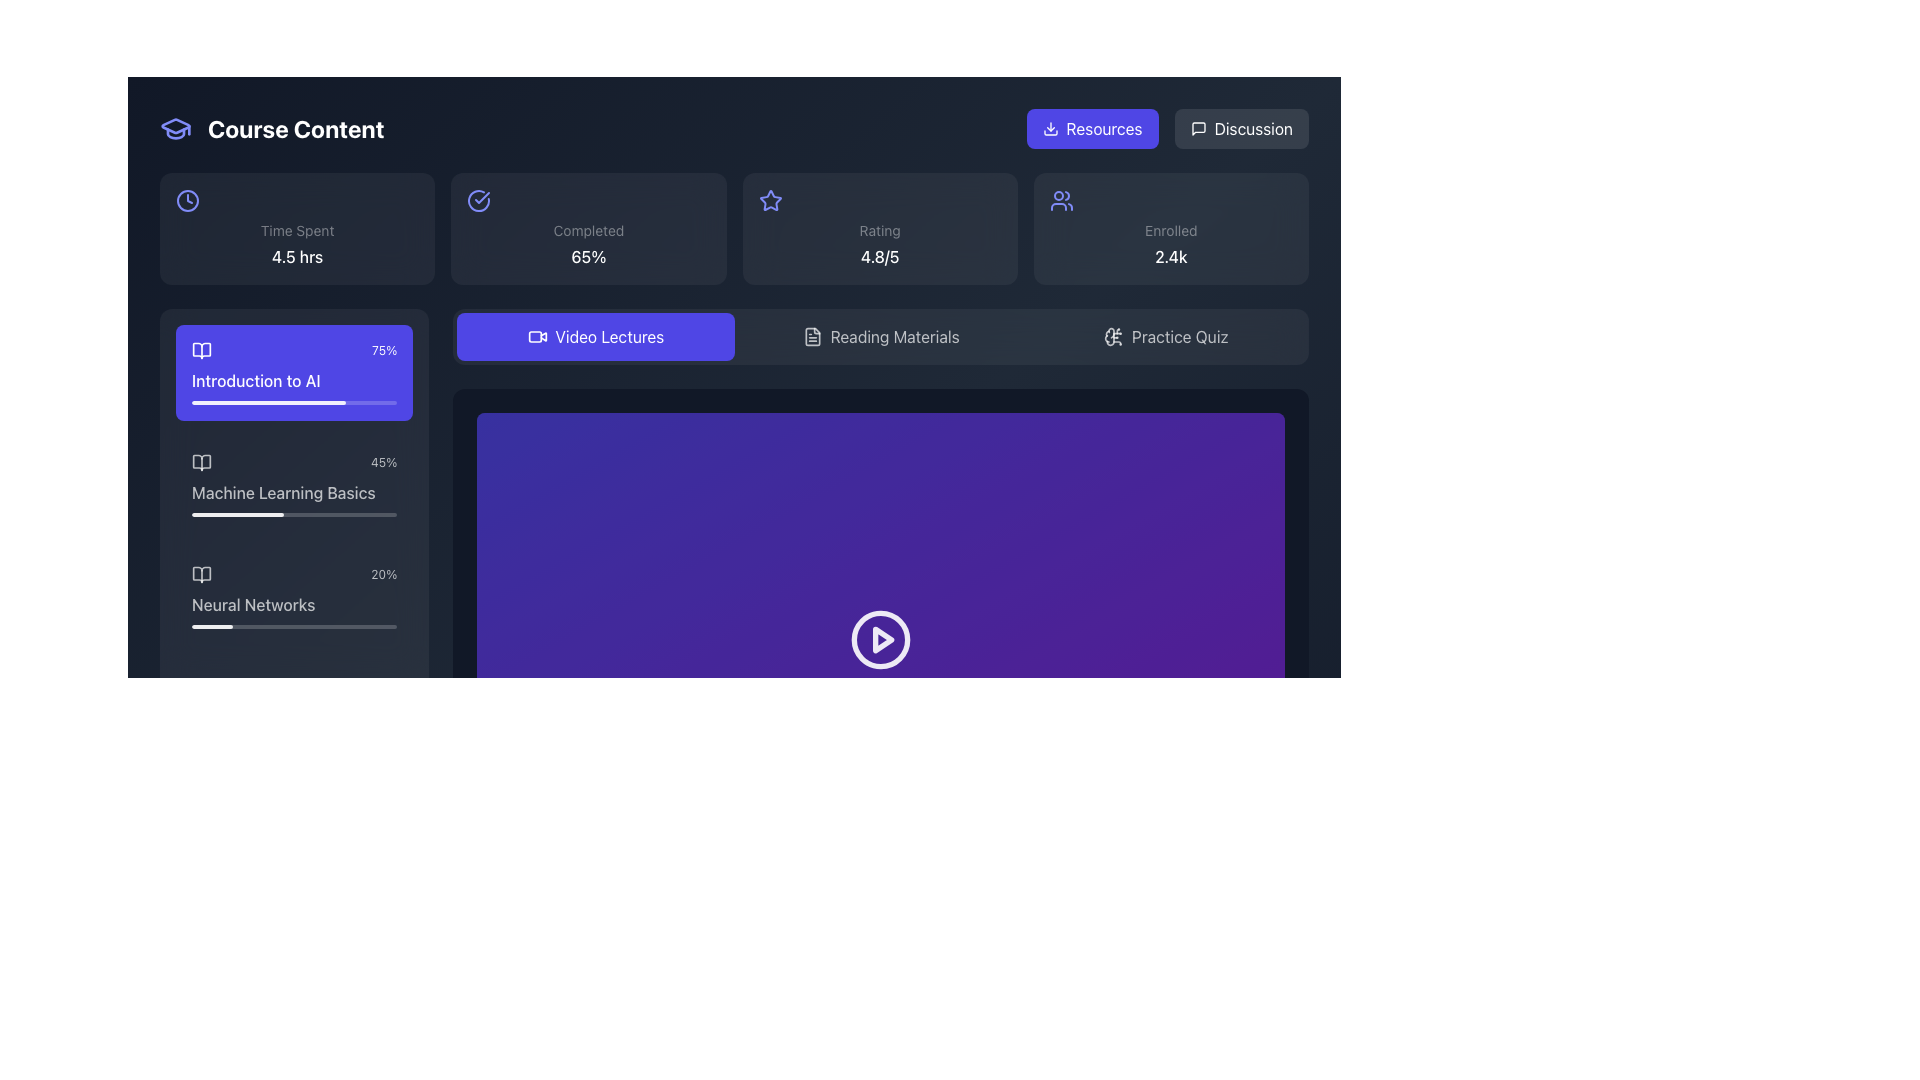 This screenshot has height=1080, width=1920. Describe the element at coordinates (388, 402) in the screenshot. I see `the progress bar` at that location.